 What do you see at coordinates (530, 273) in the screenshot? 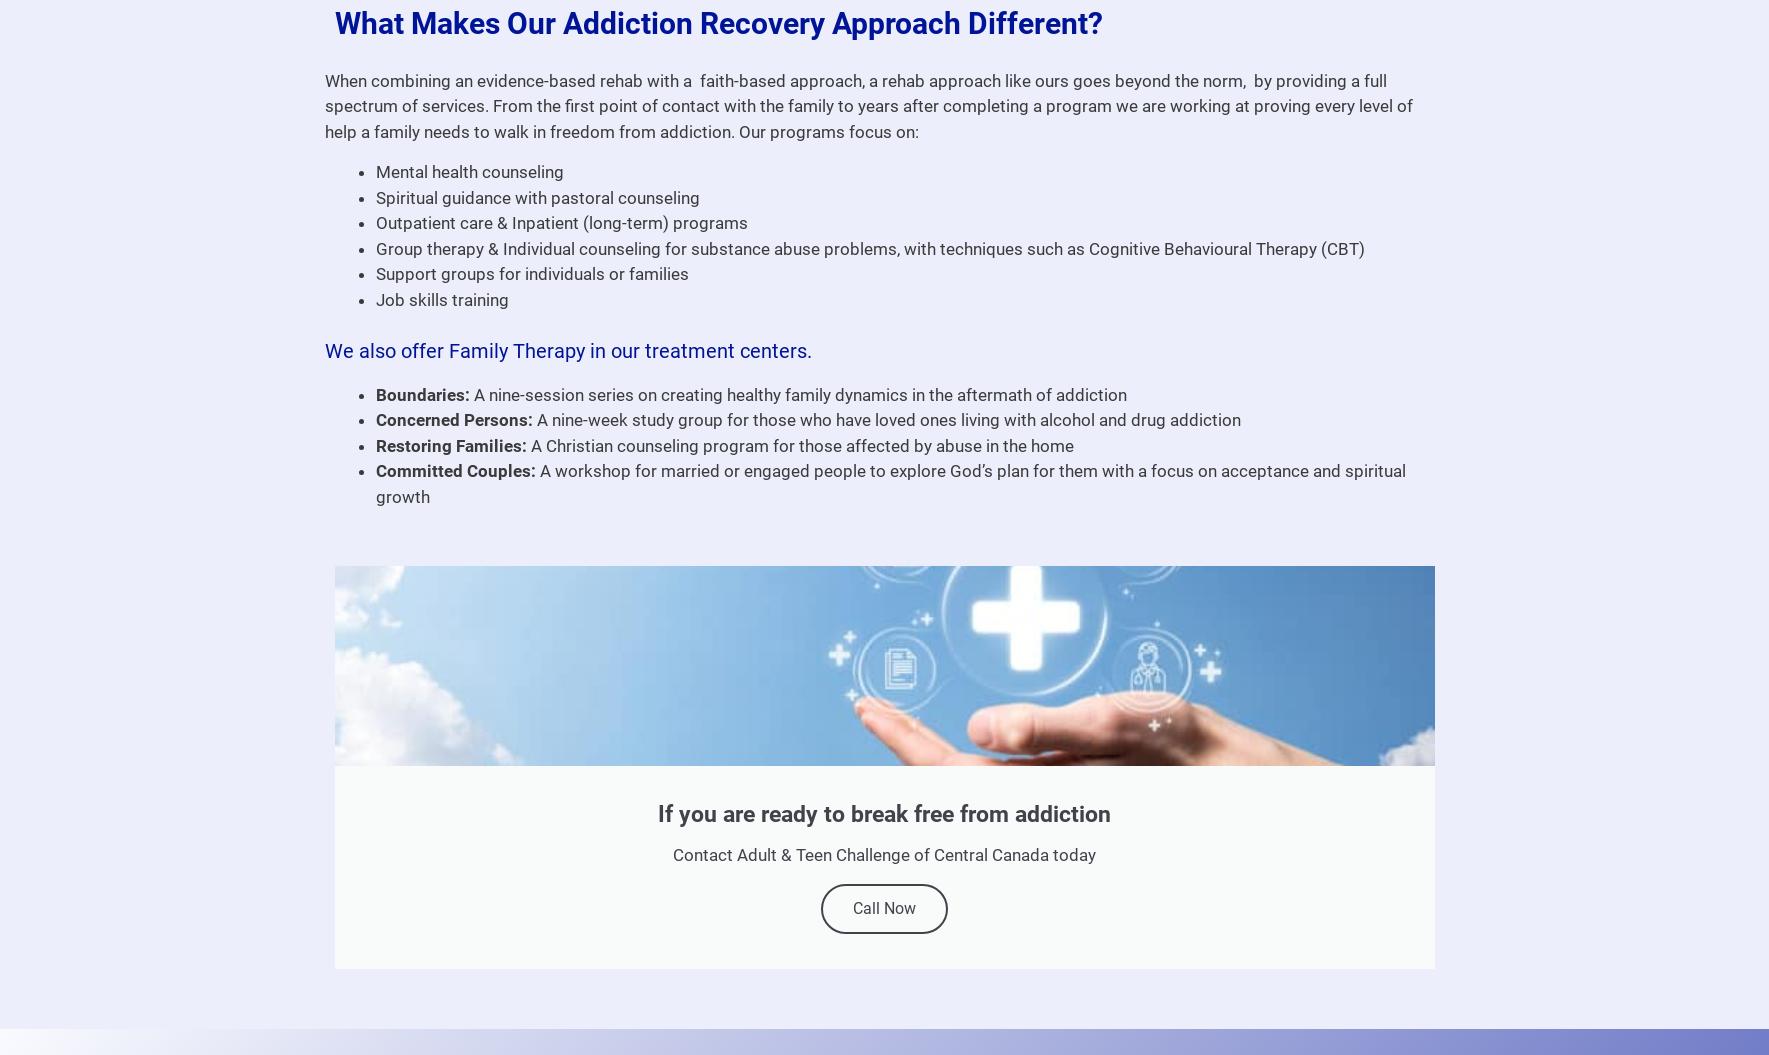
I see `'Support groups for individuals or families'` at bounding box center [530, 273].